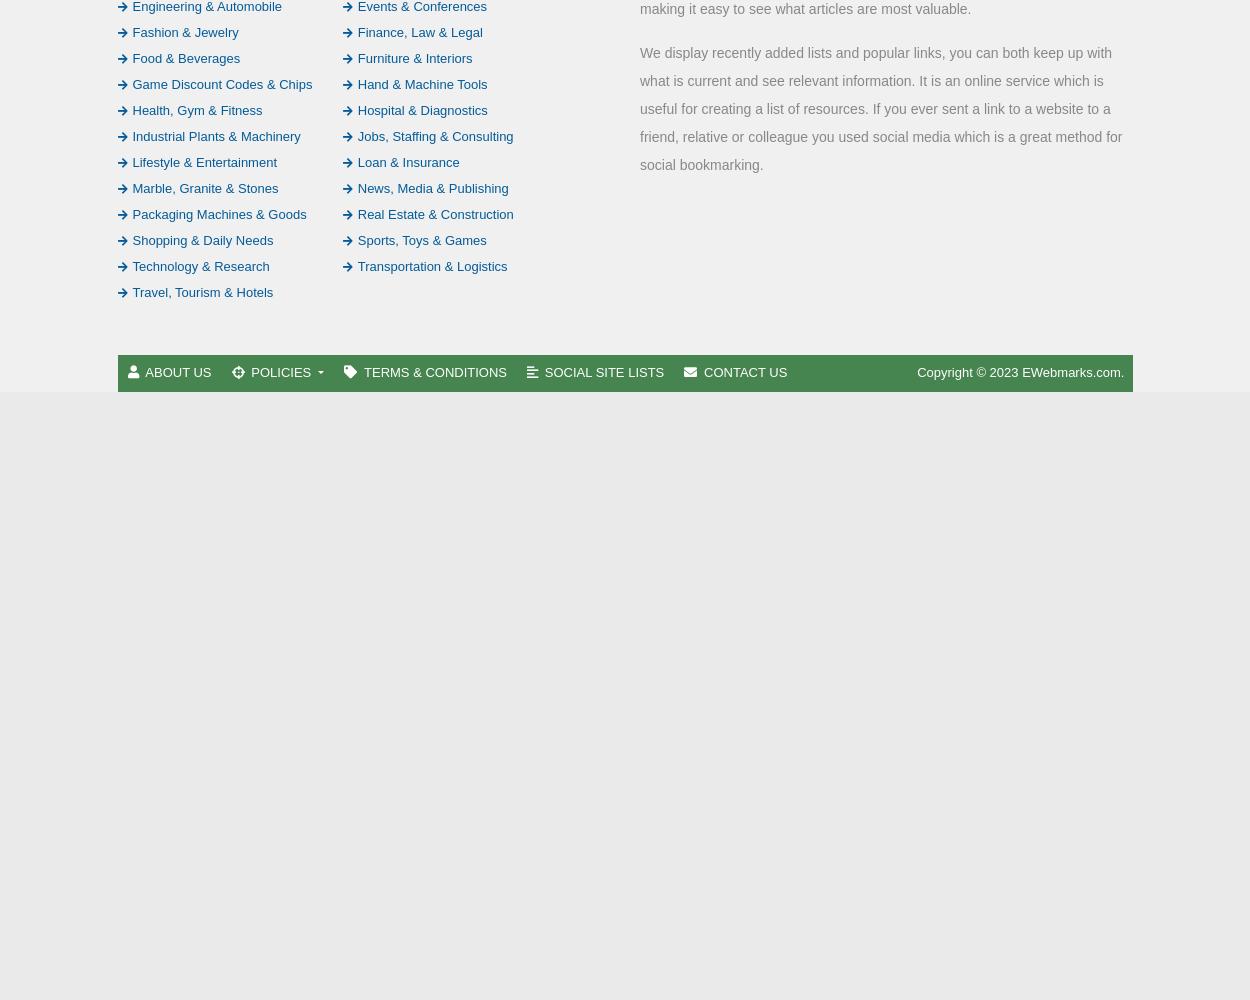 The height and width of the screenshot is (1000, 1250). Describe the element at coordinates (603, 370) in the screenshot. I see `'Social Site Lists'` at that location.